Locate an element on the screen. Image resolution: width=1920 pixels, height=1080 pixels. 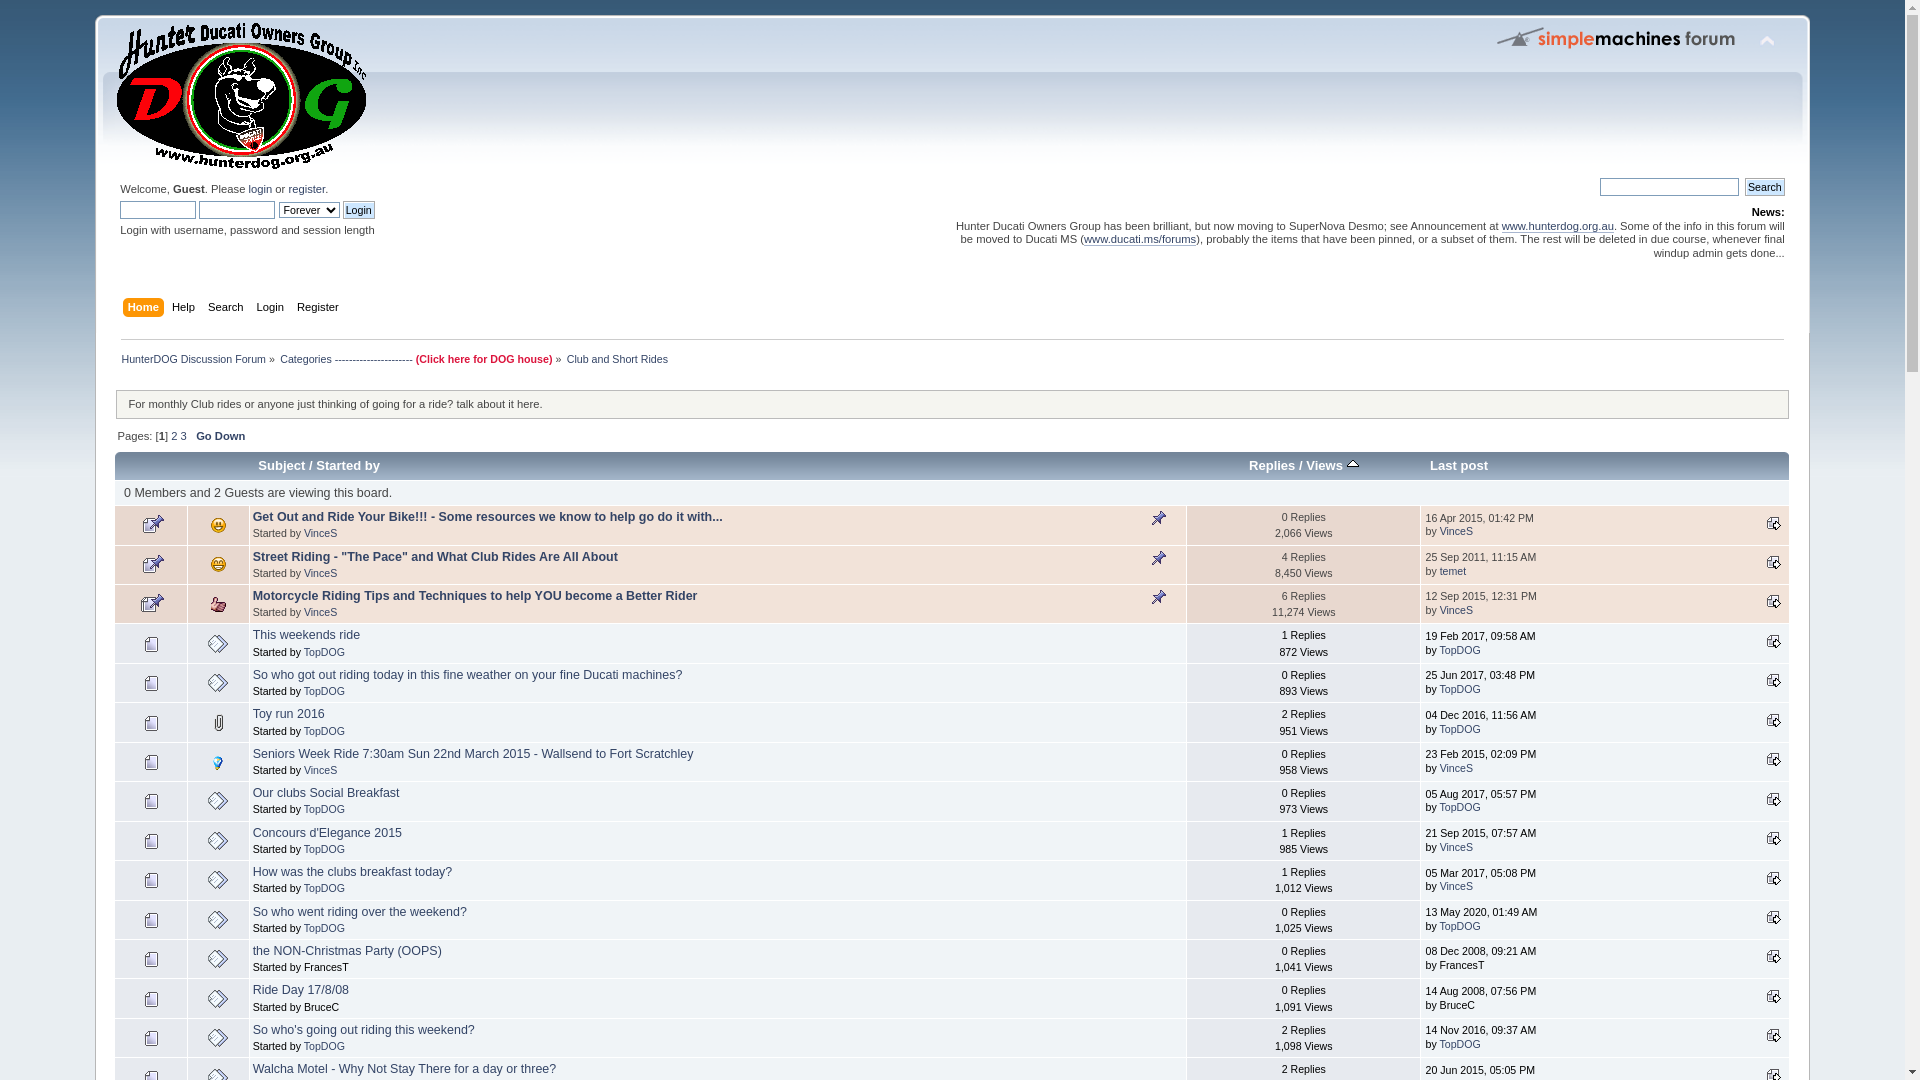
'Ride Day 17/8/08' is located at coordinates (300, 990).